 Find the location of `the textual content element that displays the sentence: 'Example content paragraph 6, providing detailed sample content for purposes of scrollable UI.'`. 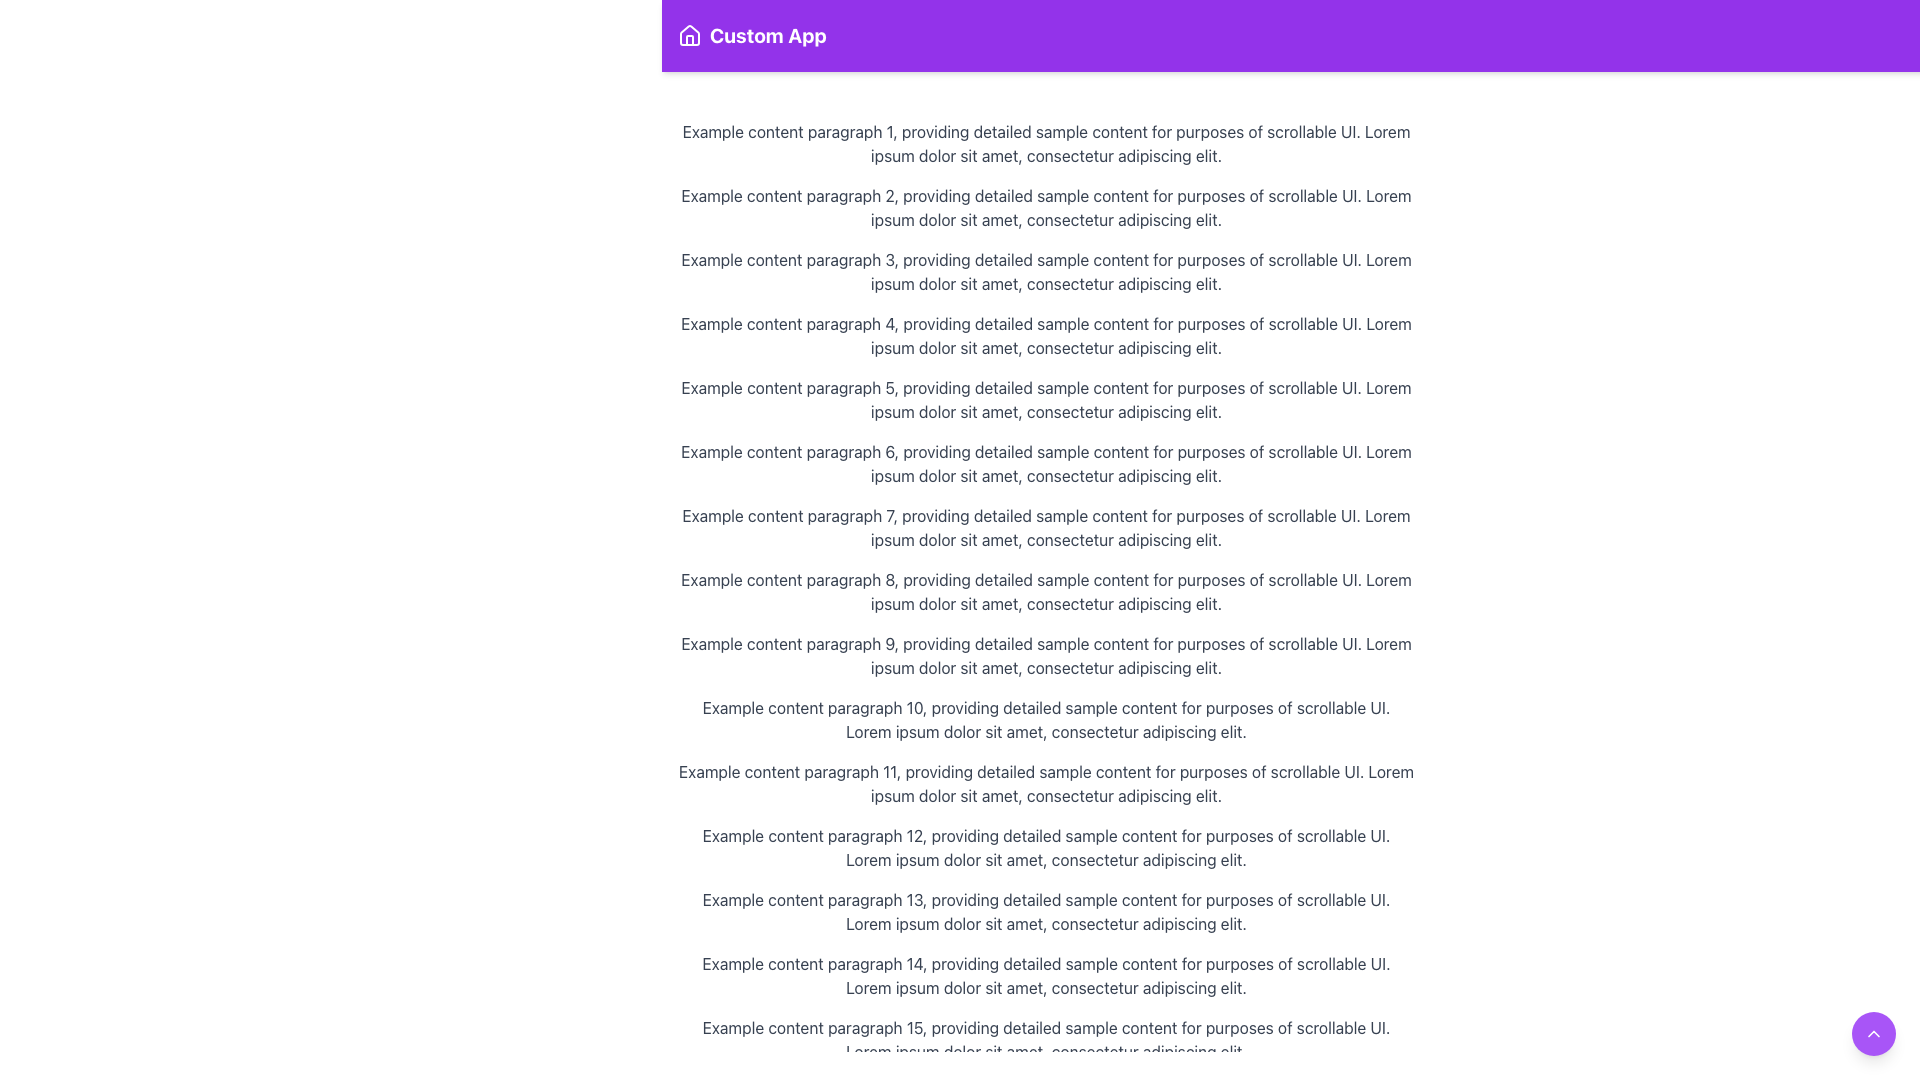

the textual content element that displays the sentence: 'Example content paragraph 6, providing detailed sample content for purposes of scrollable UI.' is located at coordinates (1045, 463).